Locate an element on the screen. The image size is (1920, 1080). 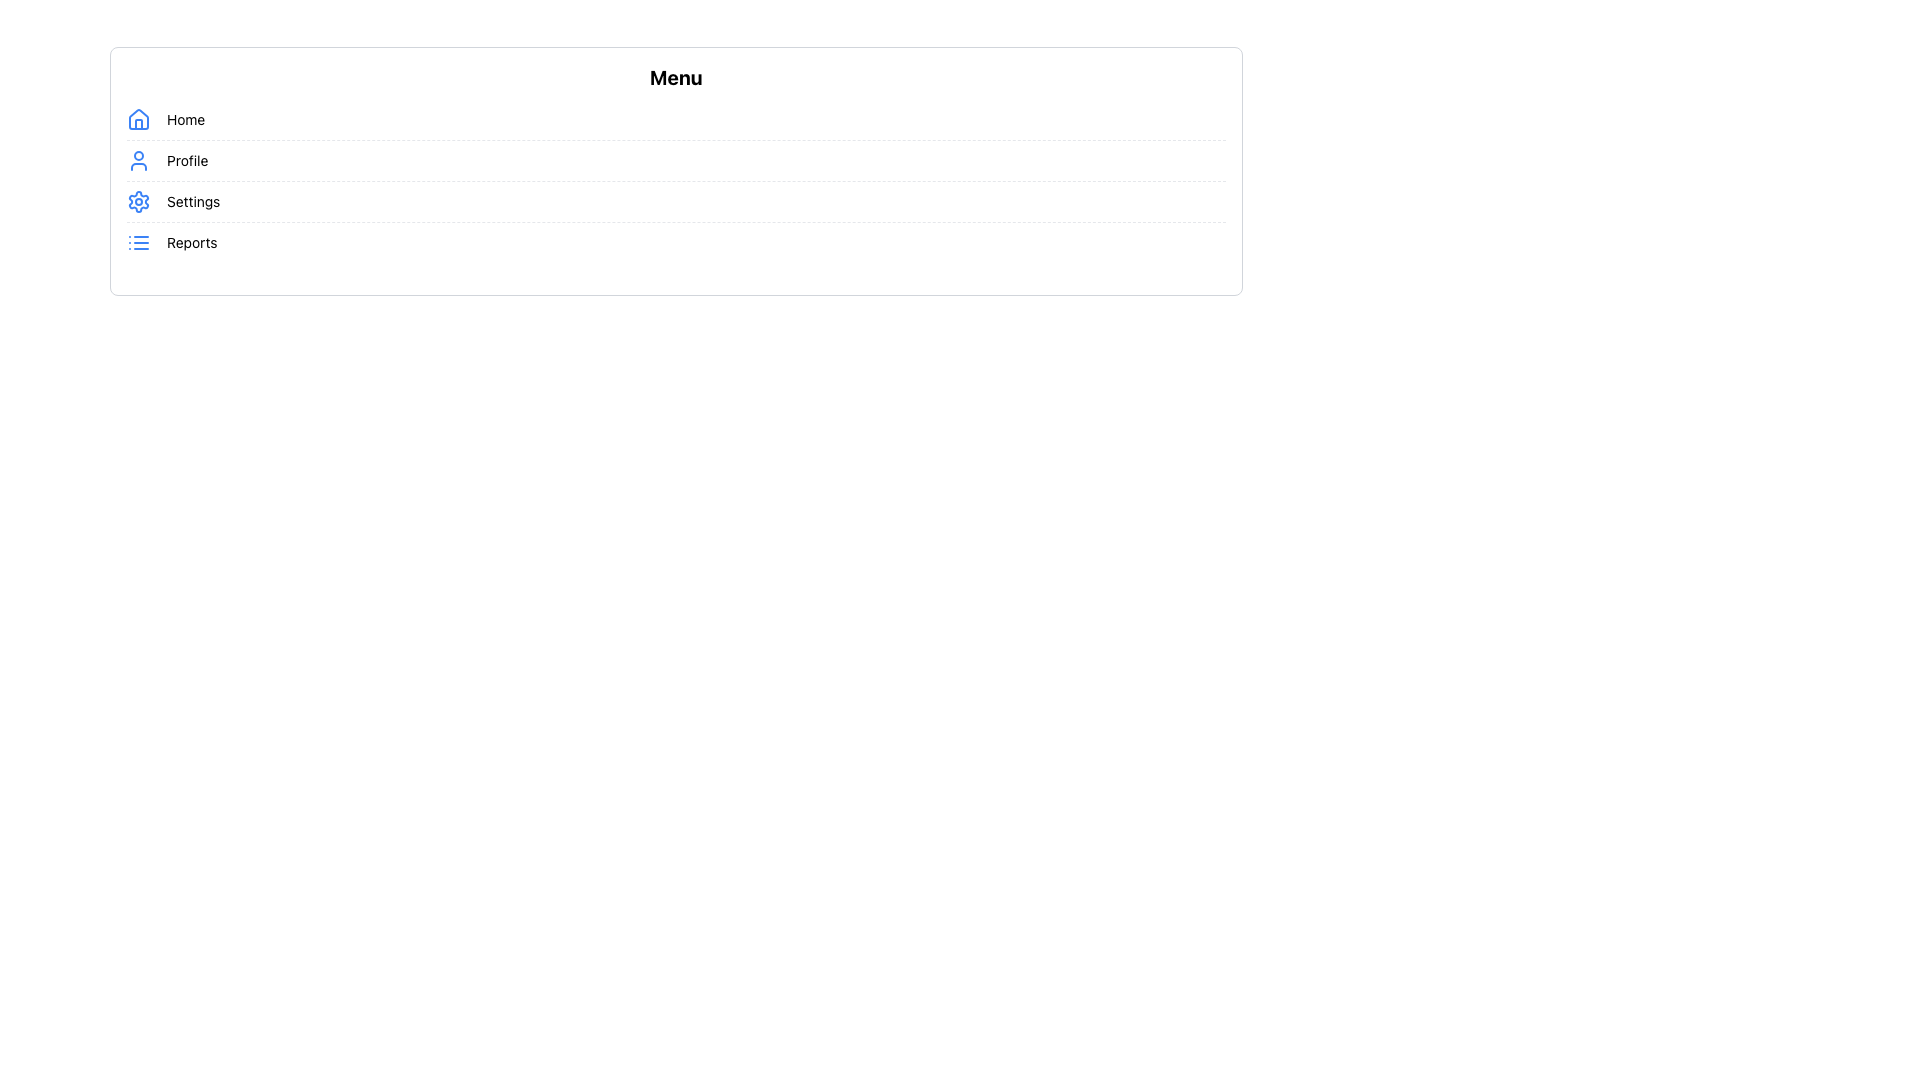
the vertical rectangular shape that represents the doorway of the house icon located in the lower-central part of the house icon within the 'Home' menu entry is located at coordinates (138, 124).